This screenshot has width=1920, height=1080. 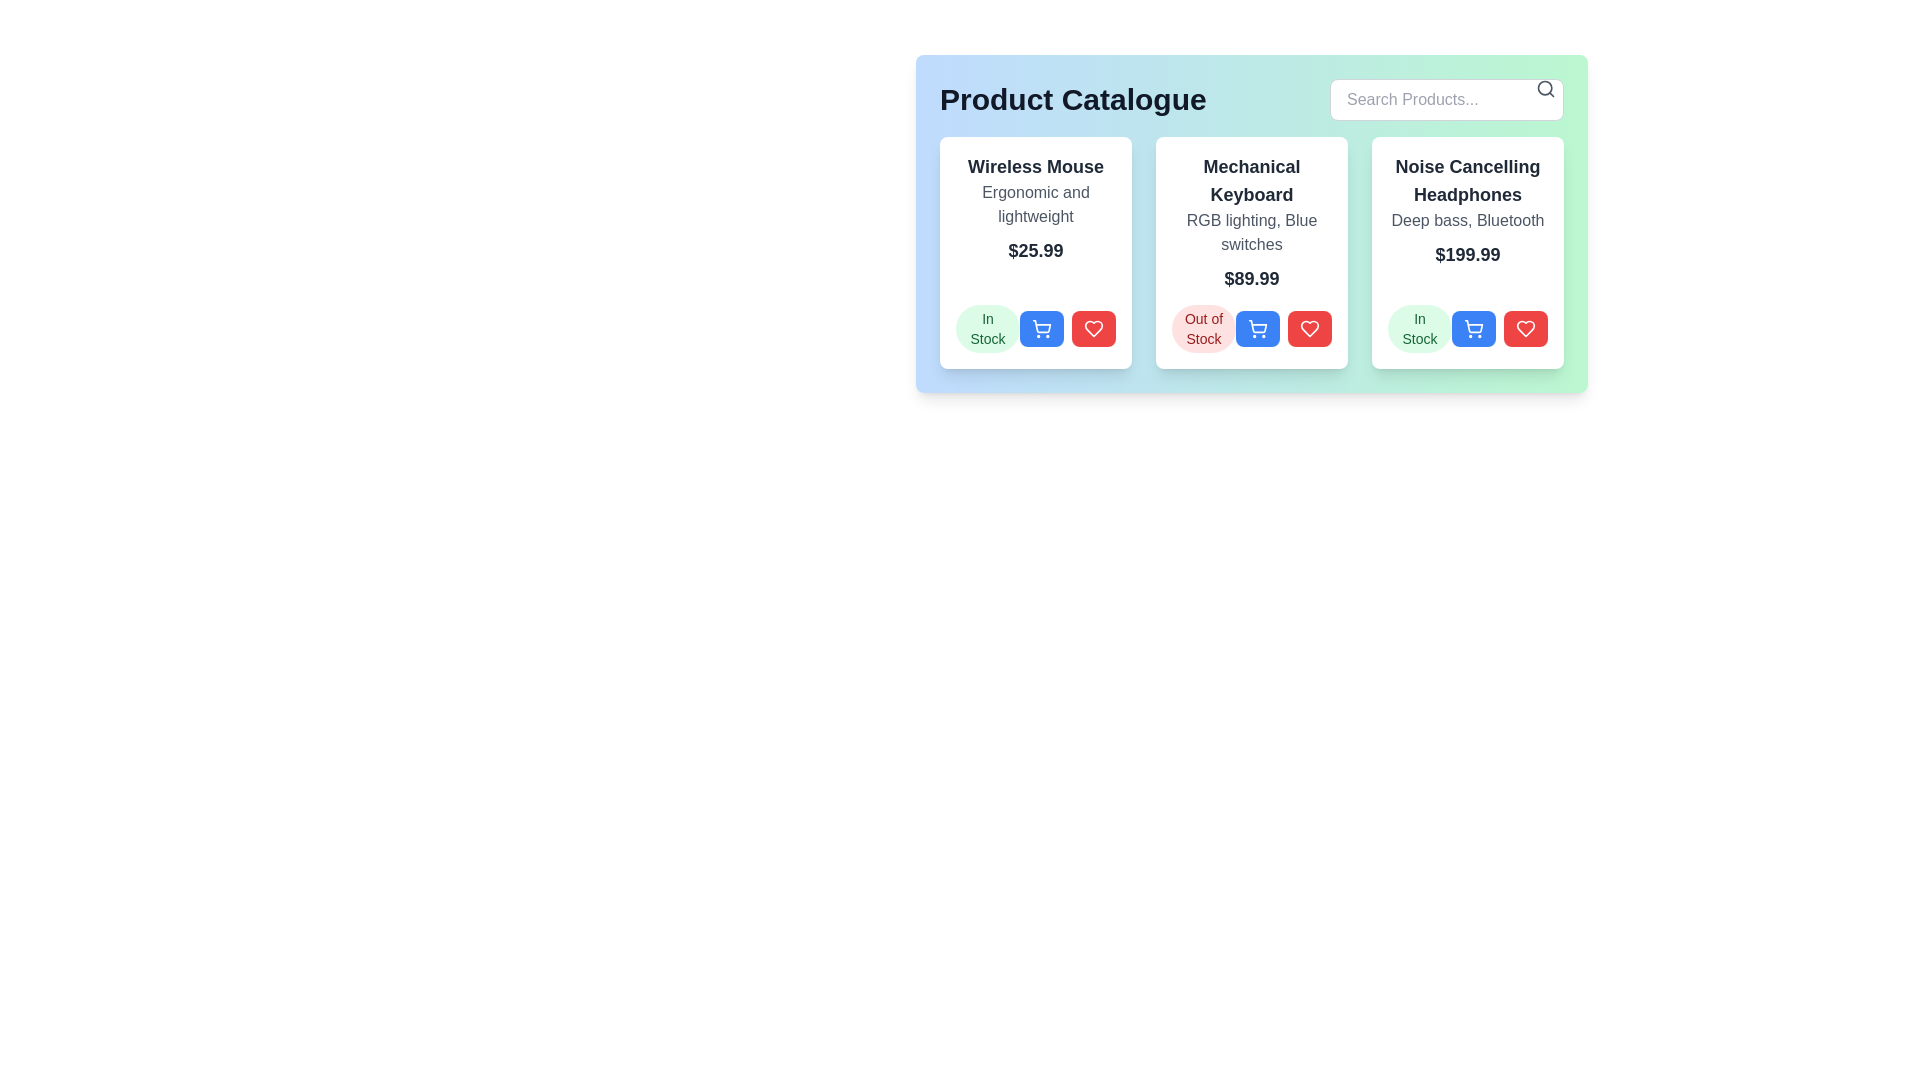 What do you see at coordinates (1072, 100) in the screenshot?
I see `title of the prominent heading text element displaying 'Product Catalogue' located at the top left of the card-like section in the interface` at bounding box center [1072, 100].